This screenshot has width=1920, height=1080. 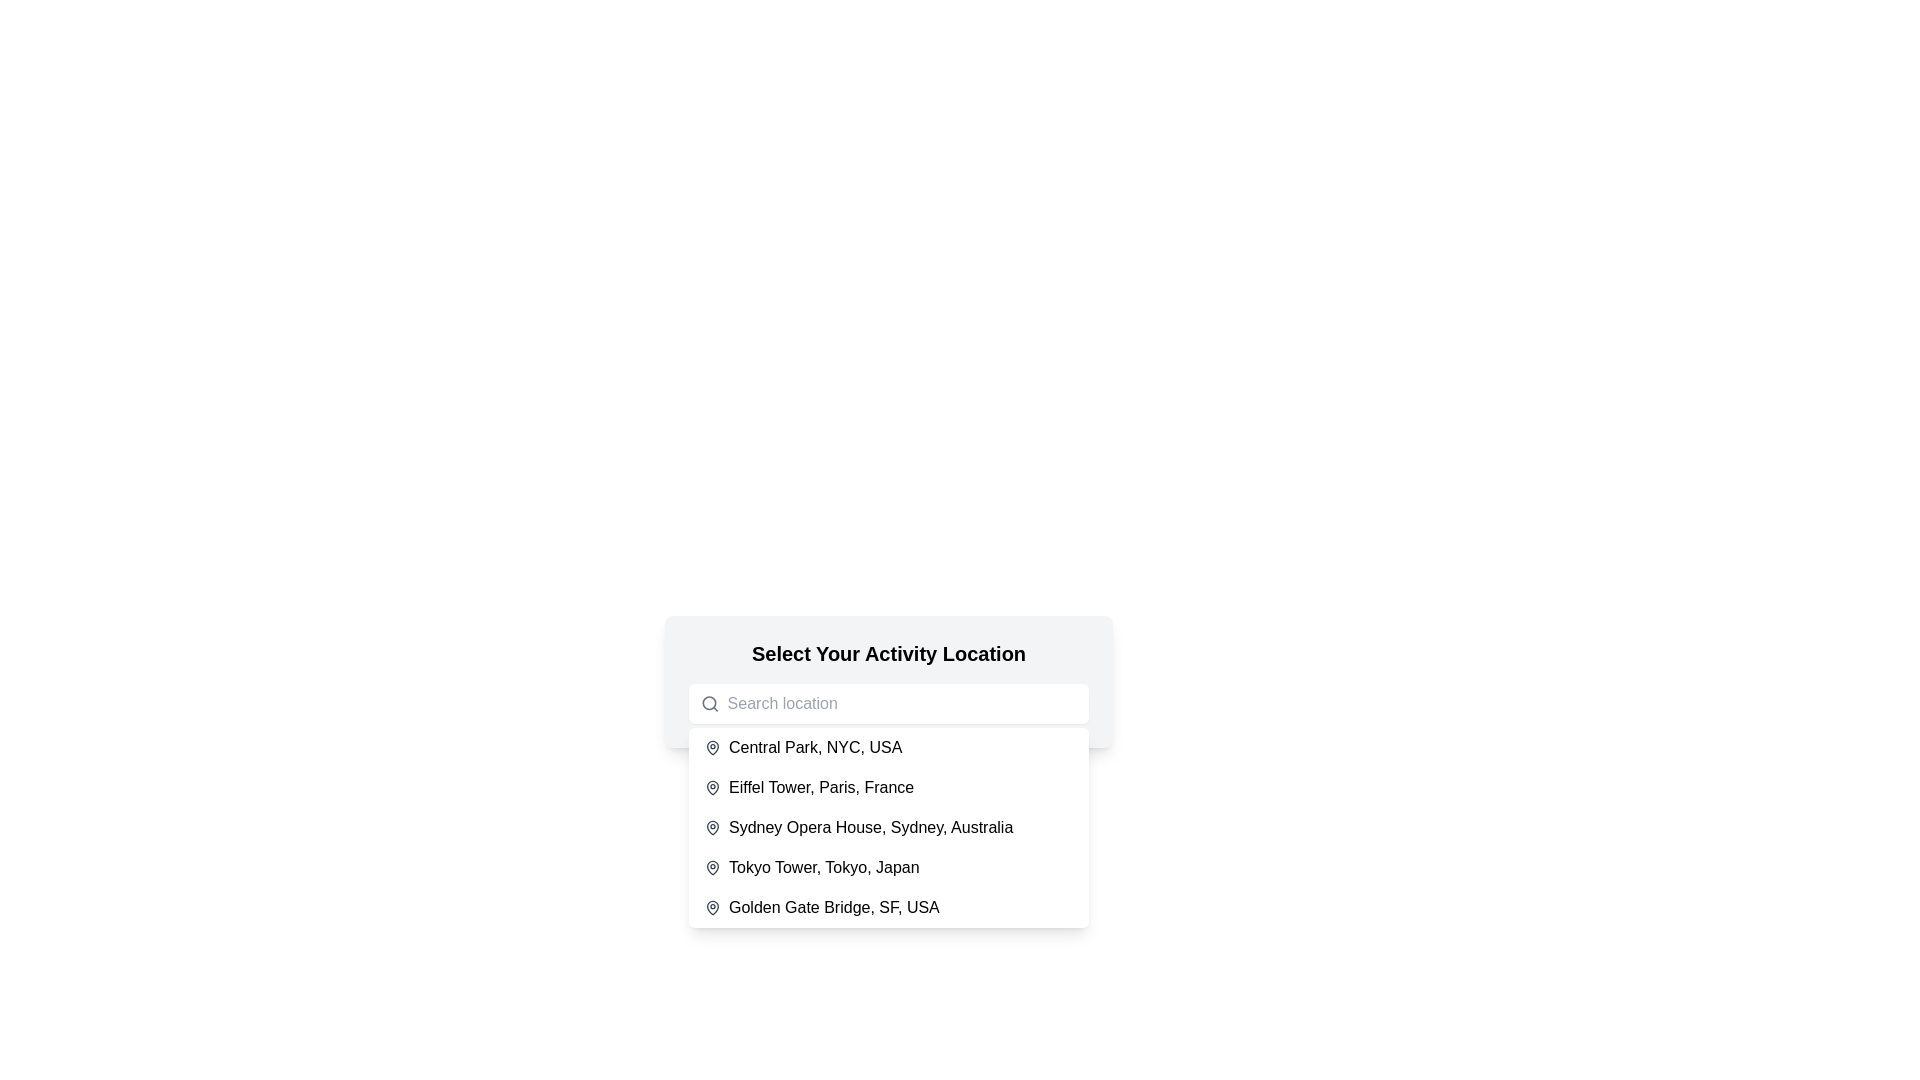 I want to click on the text label of the first item in the dropdown menu, which is part of a location-selection feature, so click(x=815, y=748).